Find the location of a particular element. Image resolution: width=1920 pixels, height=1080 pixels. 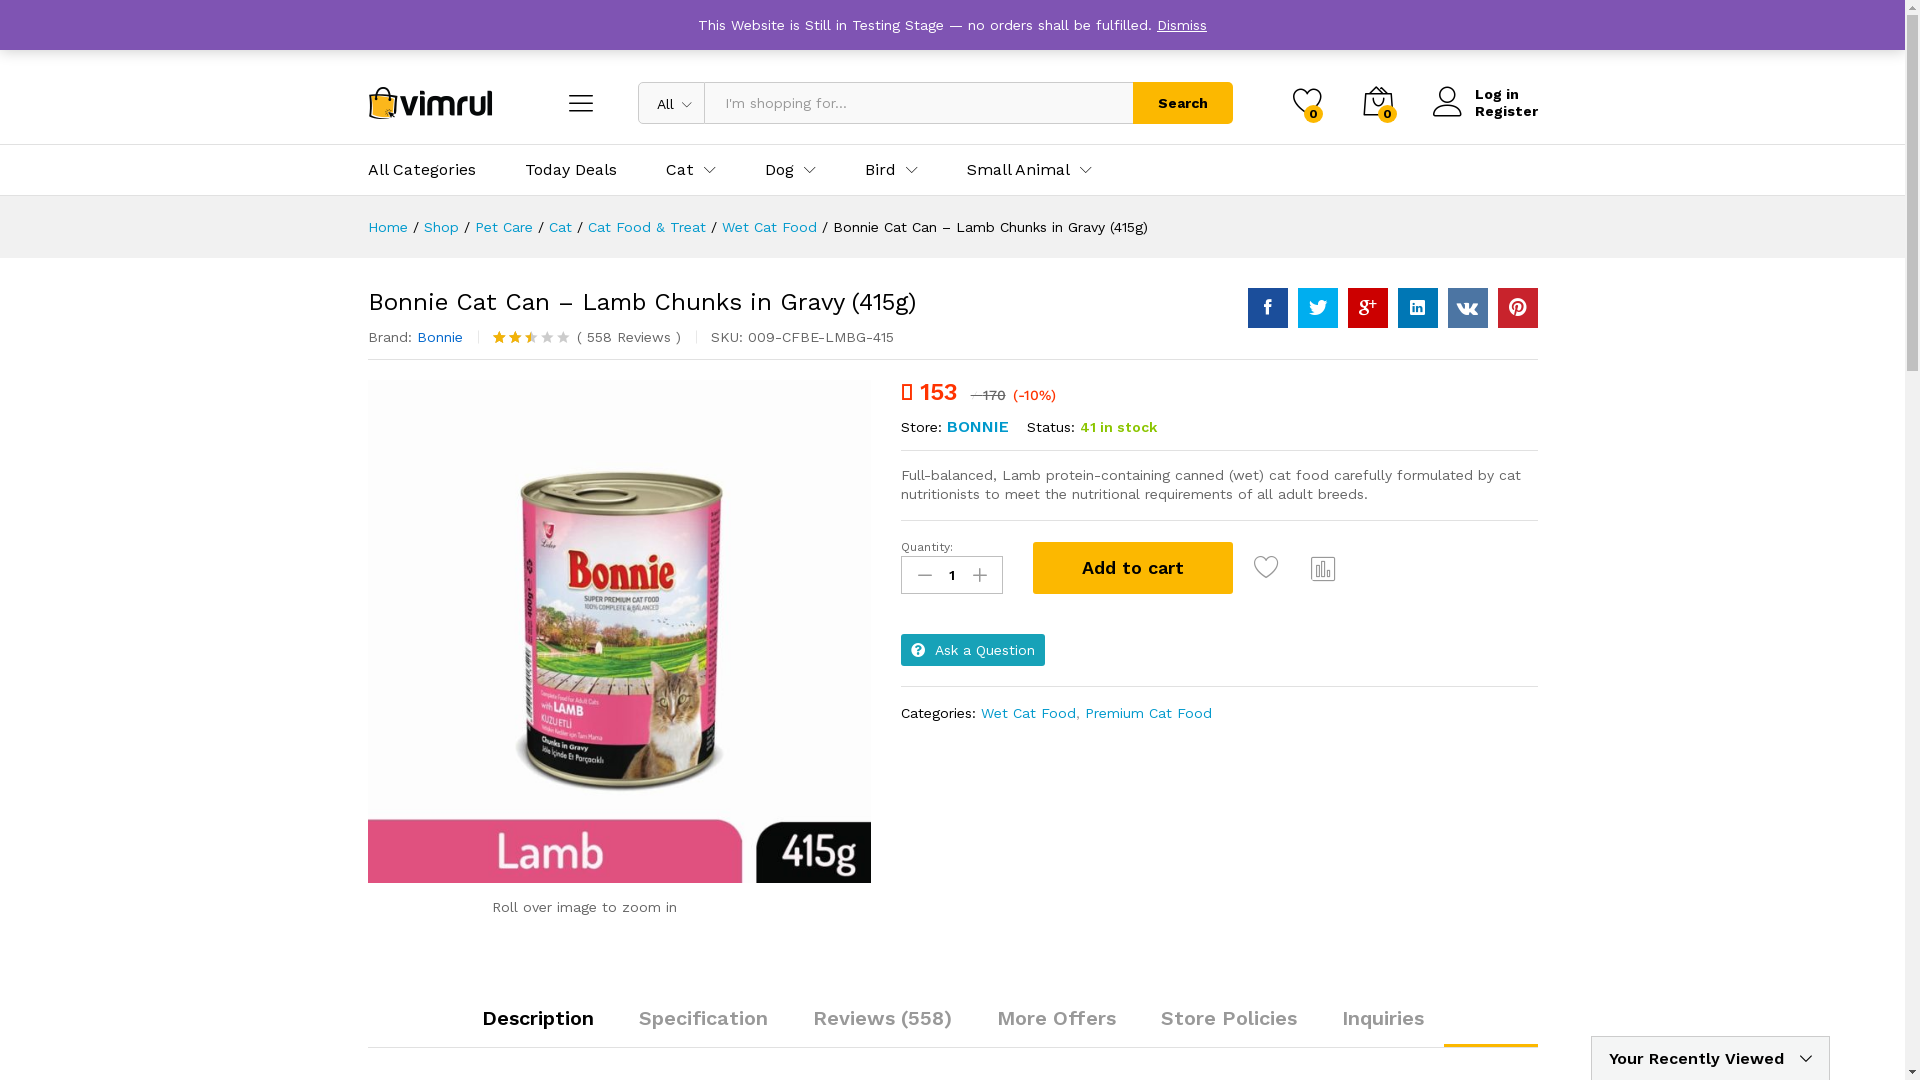

'Bonnie Cat Can - Lamb Chunks in Gravy (415g)' is located at coordinates (618, 631).